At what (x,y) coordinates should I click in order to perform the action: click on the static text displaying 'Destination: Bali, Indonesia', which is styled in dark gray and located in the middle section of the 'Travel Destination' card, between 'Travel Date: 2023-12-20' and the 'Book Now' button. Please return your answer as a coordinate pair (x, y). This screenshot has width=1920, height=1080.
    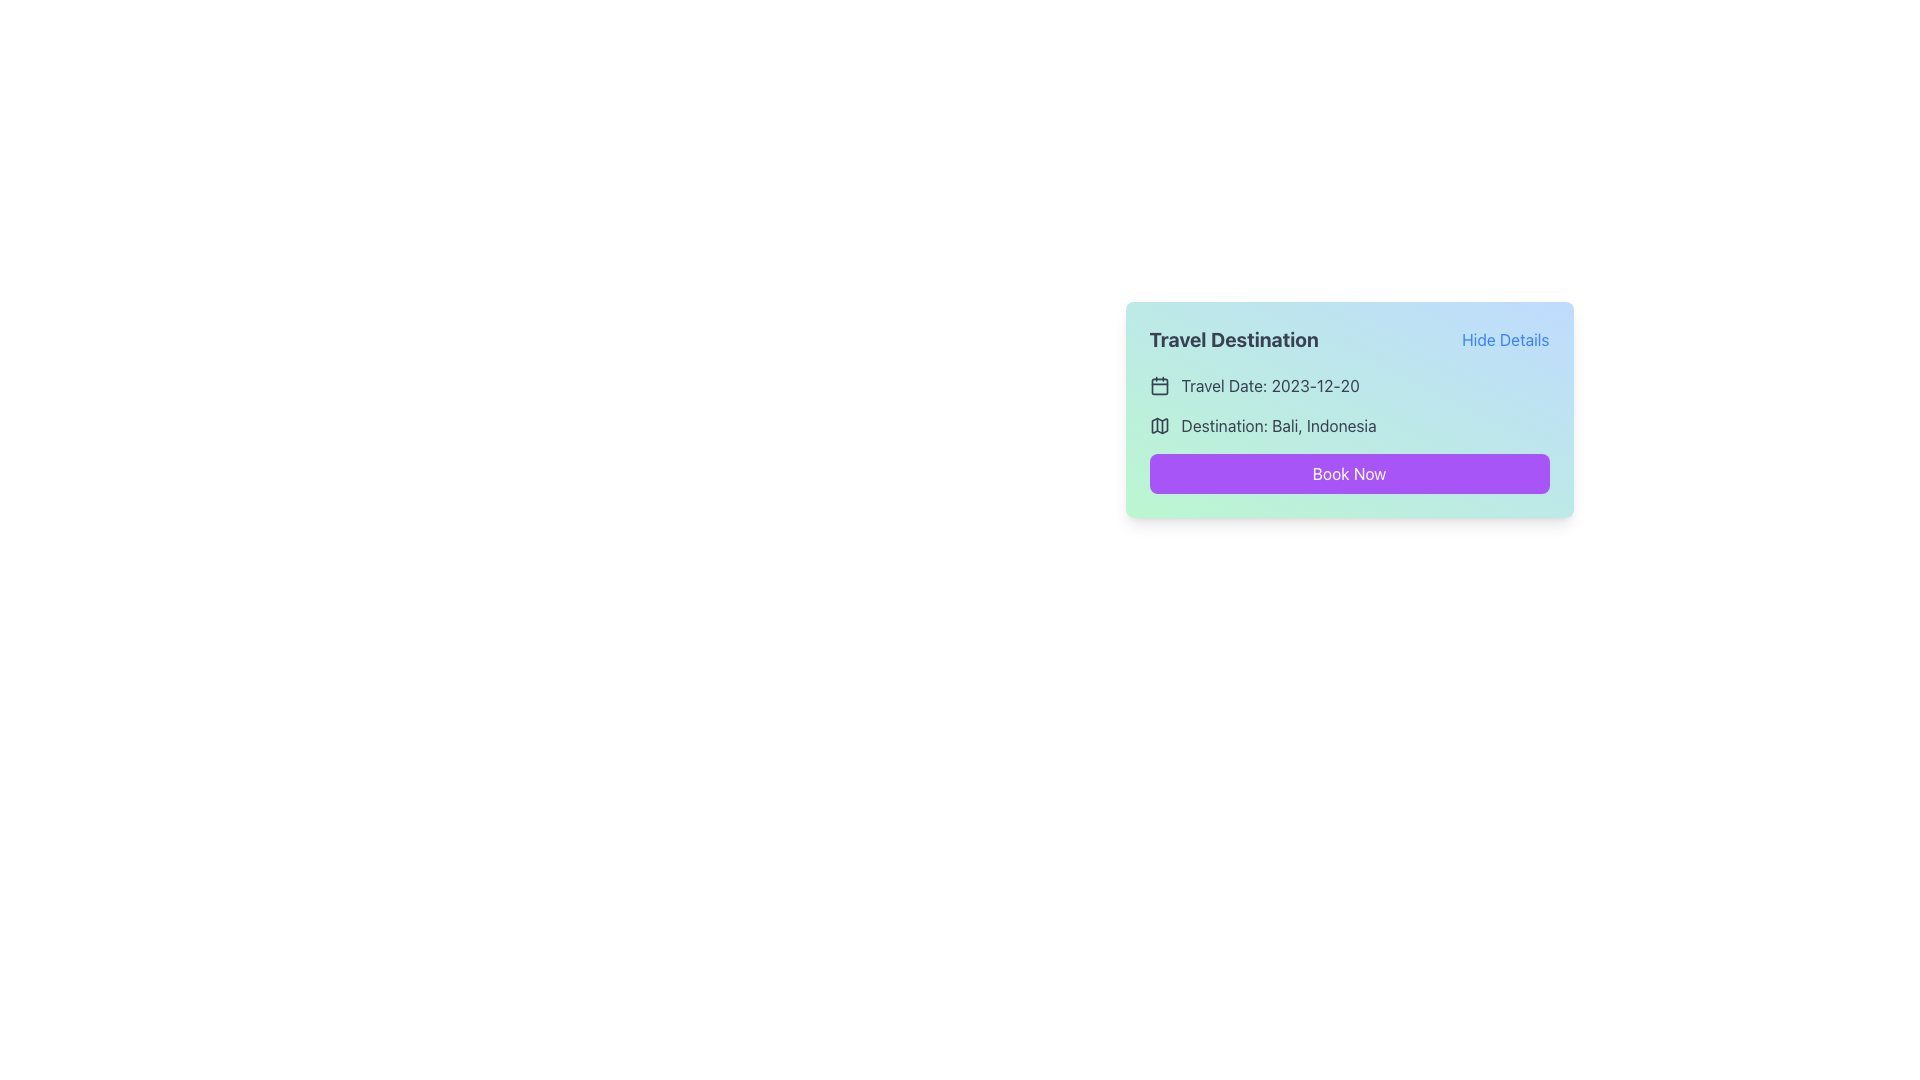
    Looking at the image, I should click on (1278, 424).